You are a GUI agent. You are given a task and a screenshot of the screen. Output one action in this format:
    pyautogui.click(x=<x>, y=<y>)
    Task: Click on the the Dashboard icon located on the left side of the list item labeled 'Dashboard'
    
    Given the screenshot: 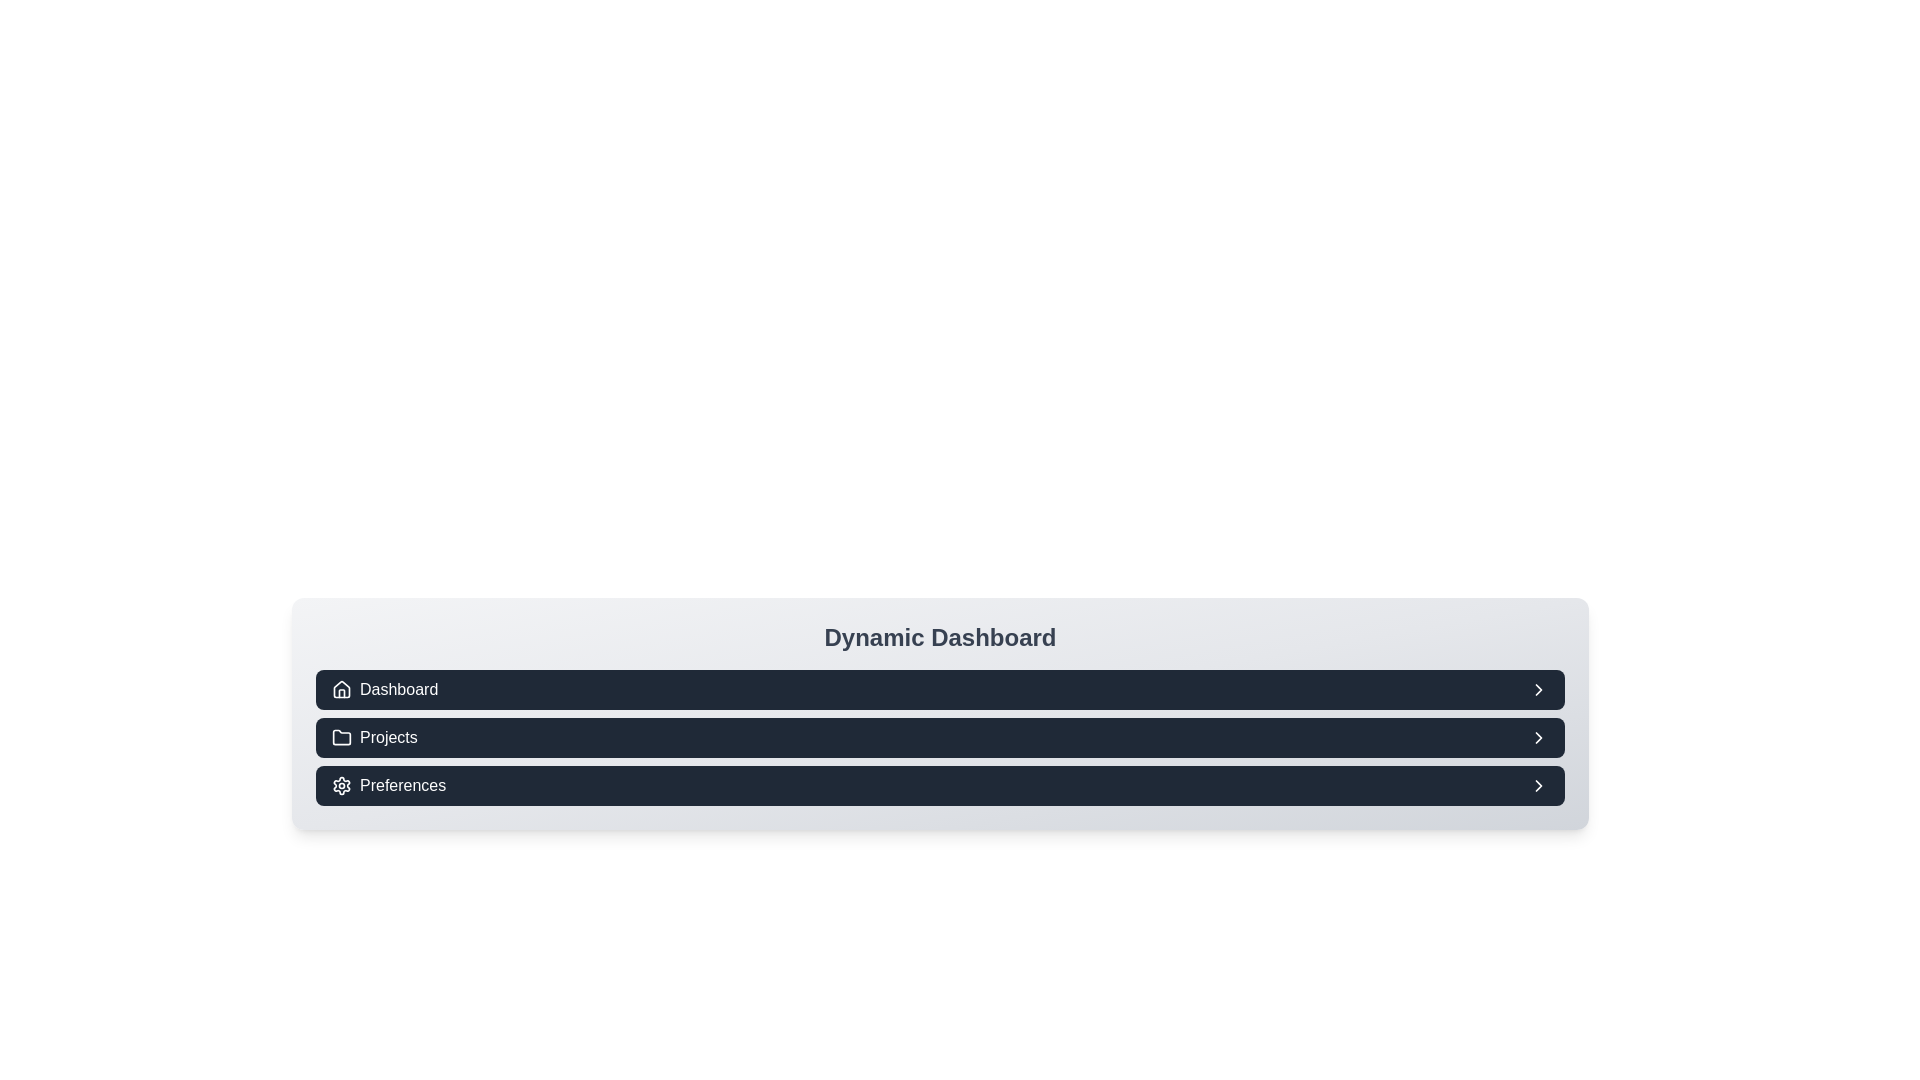 What is the action you would take?
    pyautogui.click(x=341, y=689)
    